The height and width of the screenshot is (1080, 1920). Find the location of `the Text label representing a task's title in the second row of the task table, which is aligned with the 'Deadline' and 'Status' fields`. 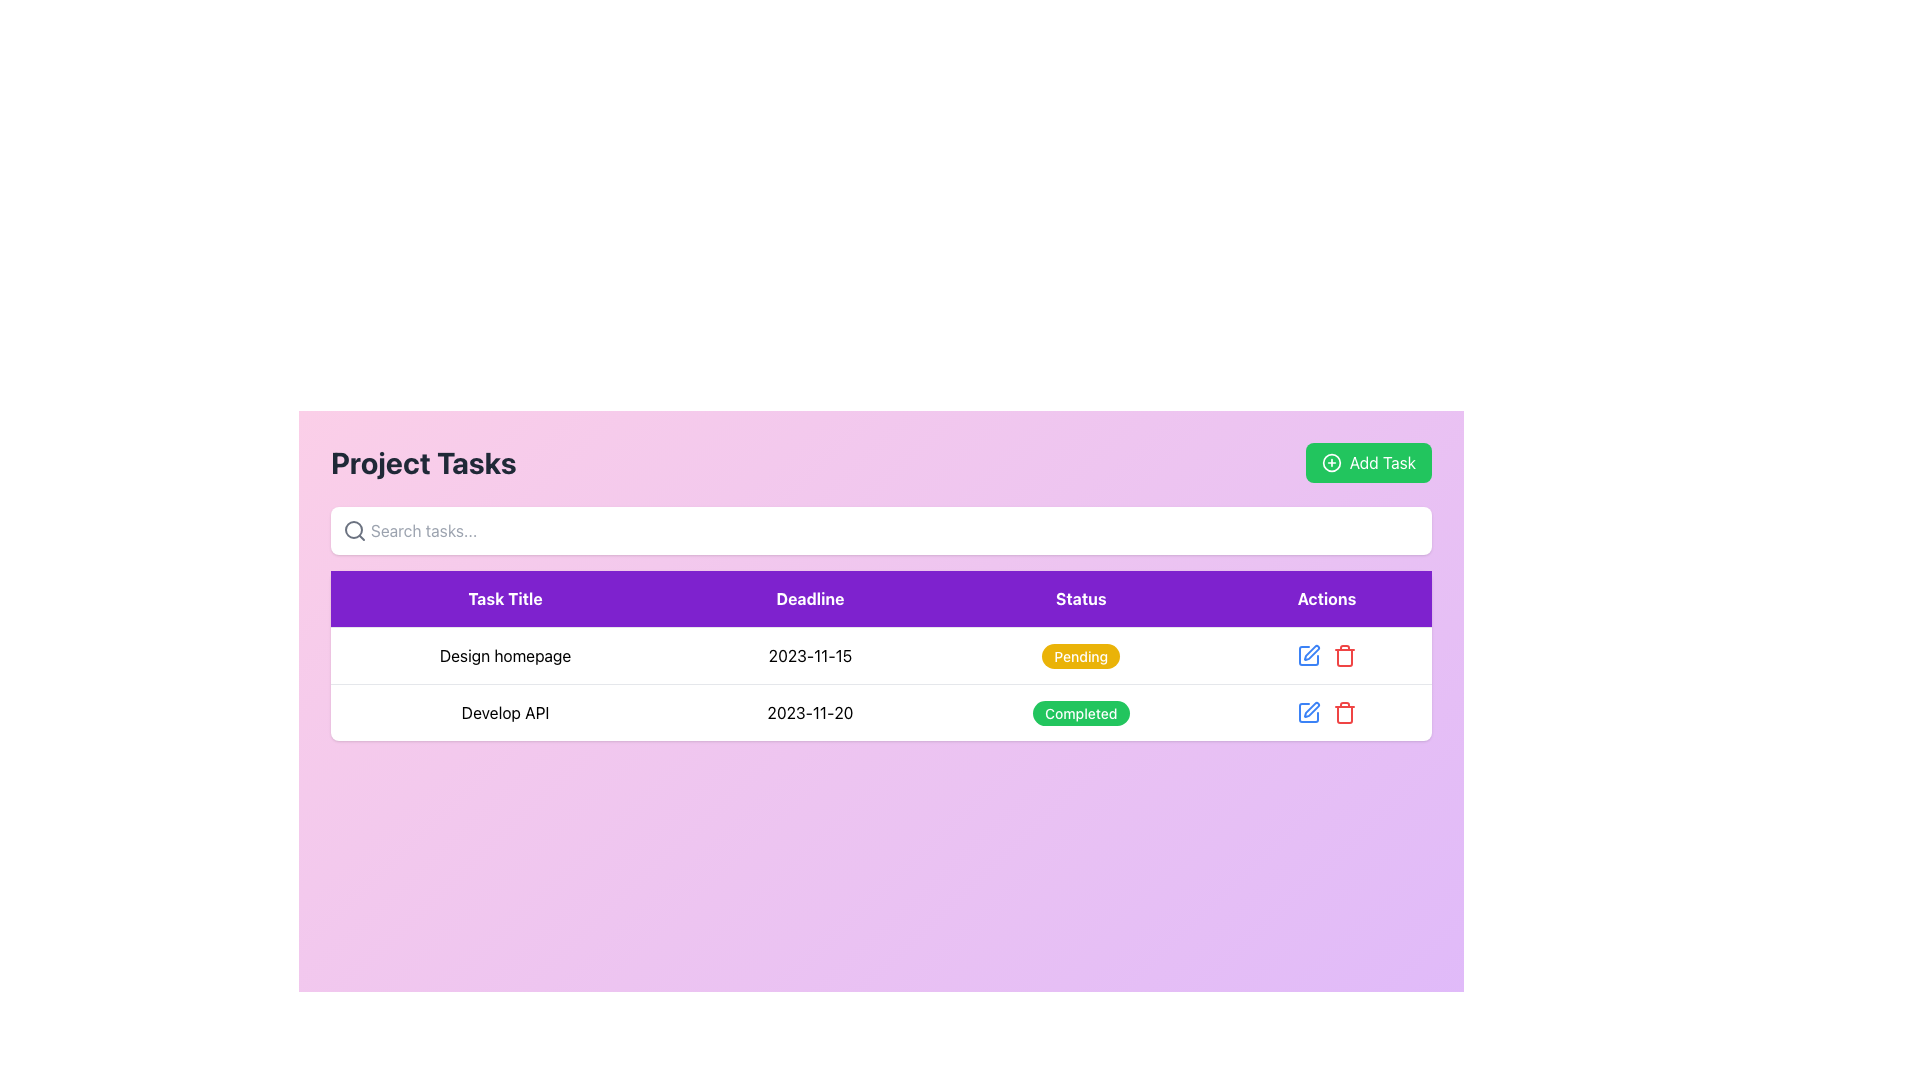

the Text label representing a task's title in the second row of the task table, which is aligned with the 'Deadline' and 'Status' fields is located at coordinates (505, 711).